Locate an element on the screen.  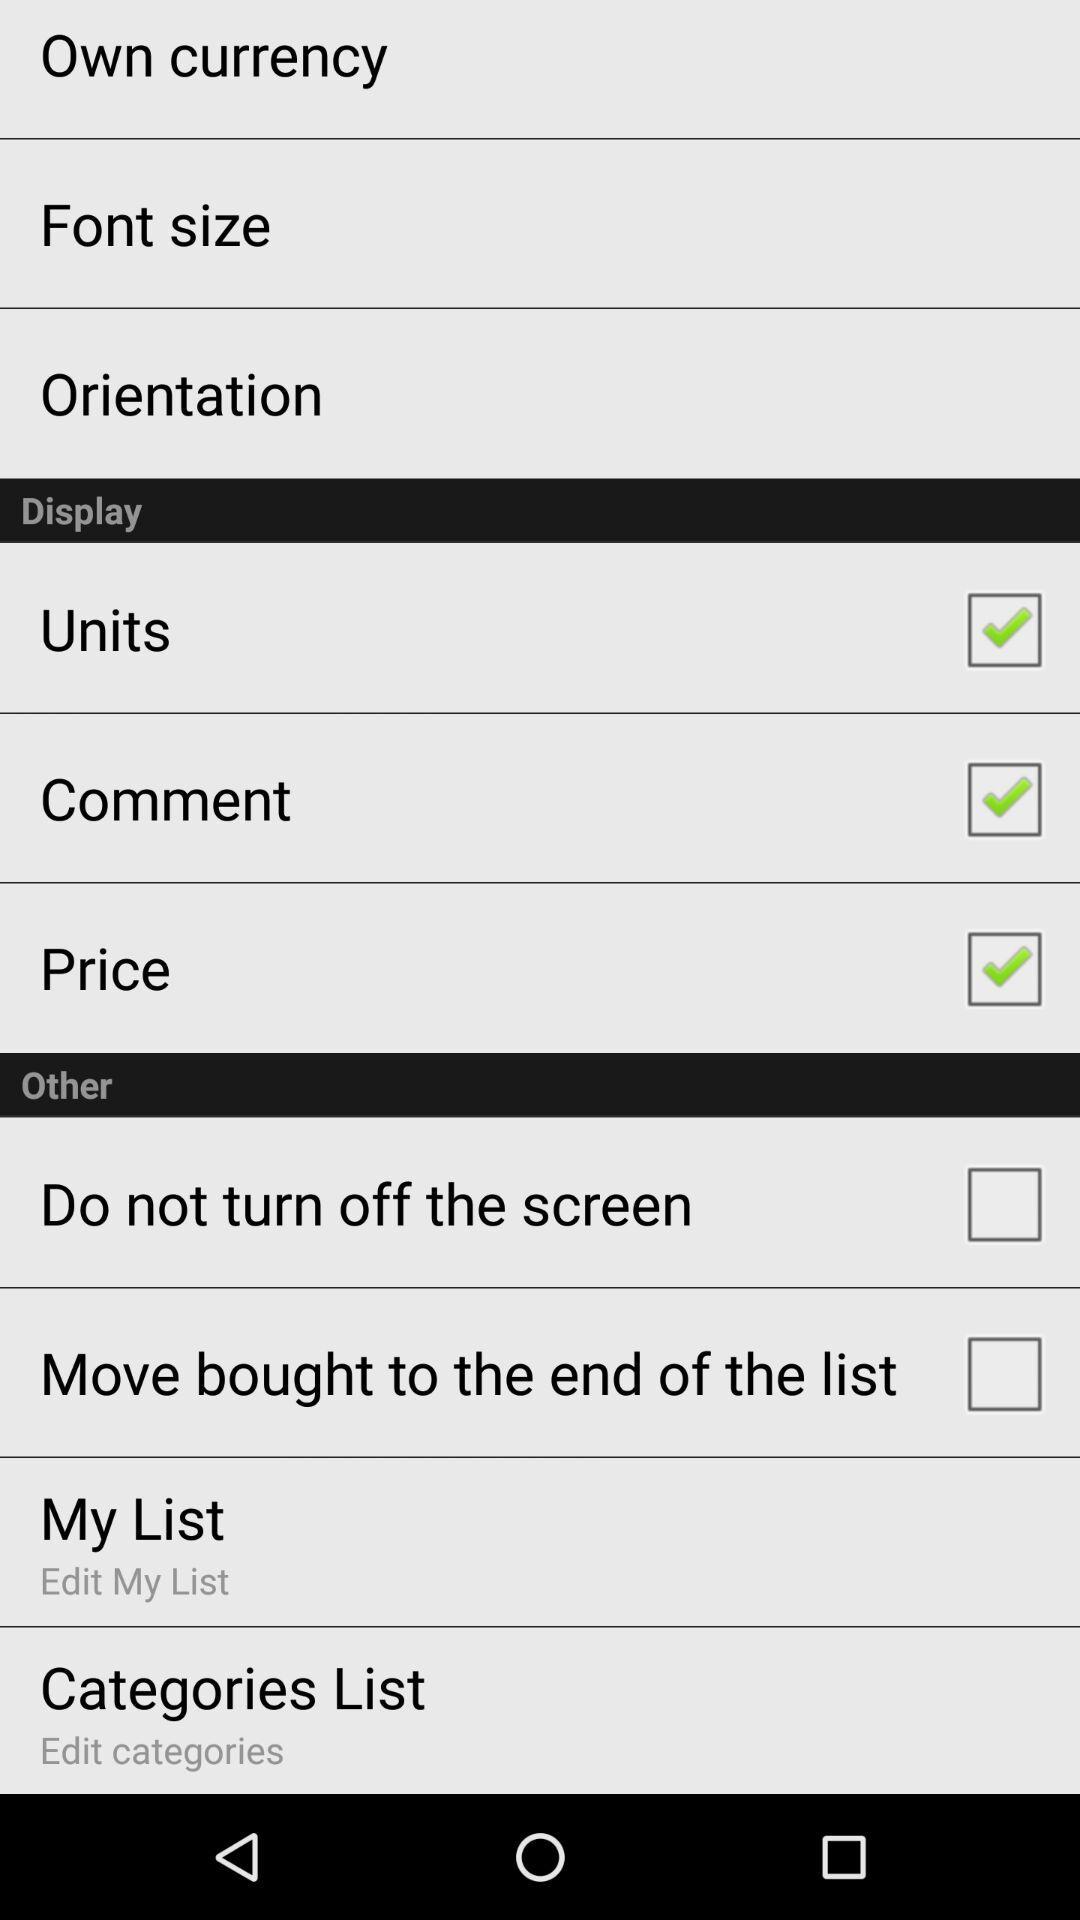
the item below the own currency app is located at coordinates (154, 223).